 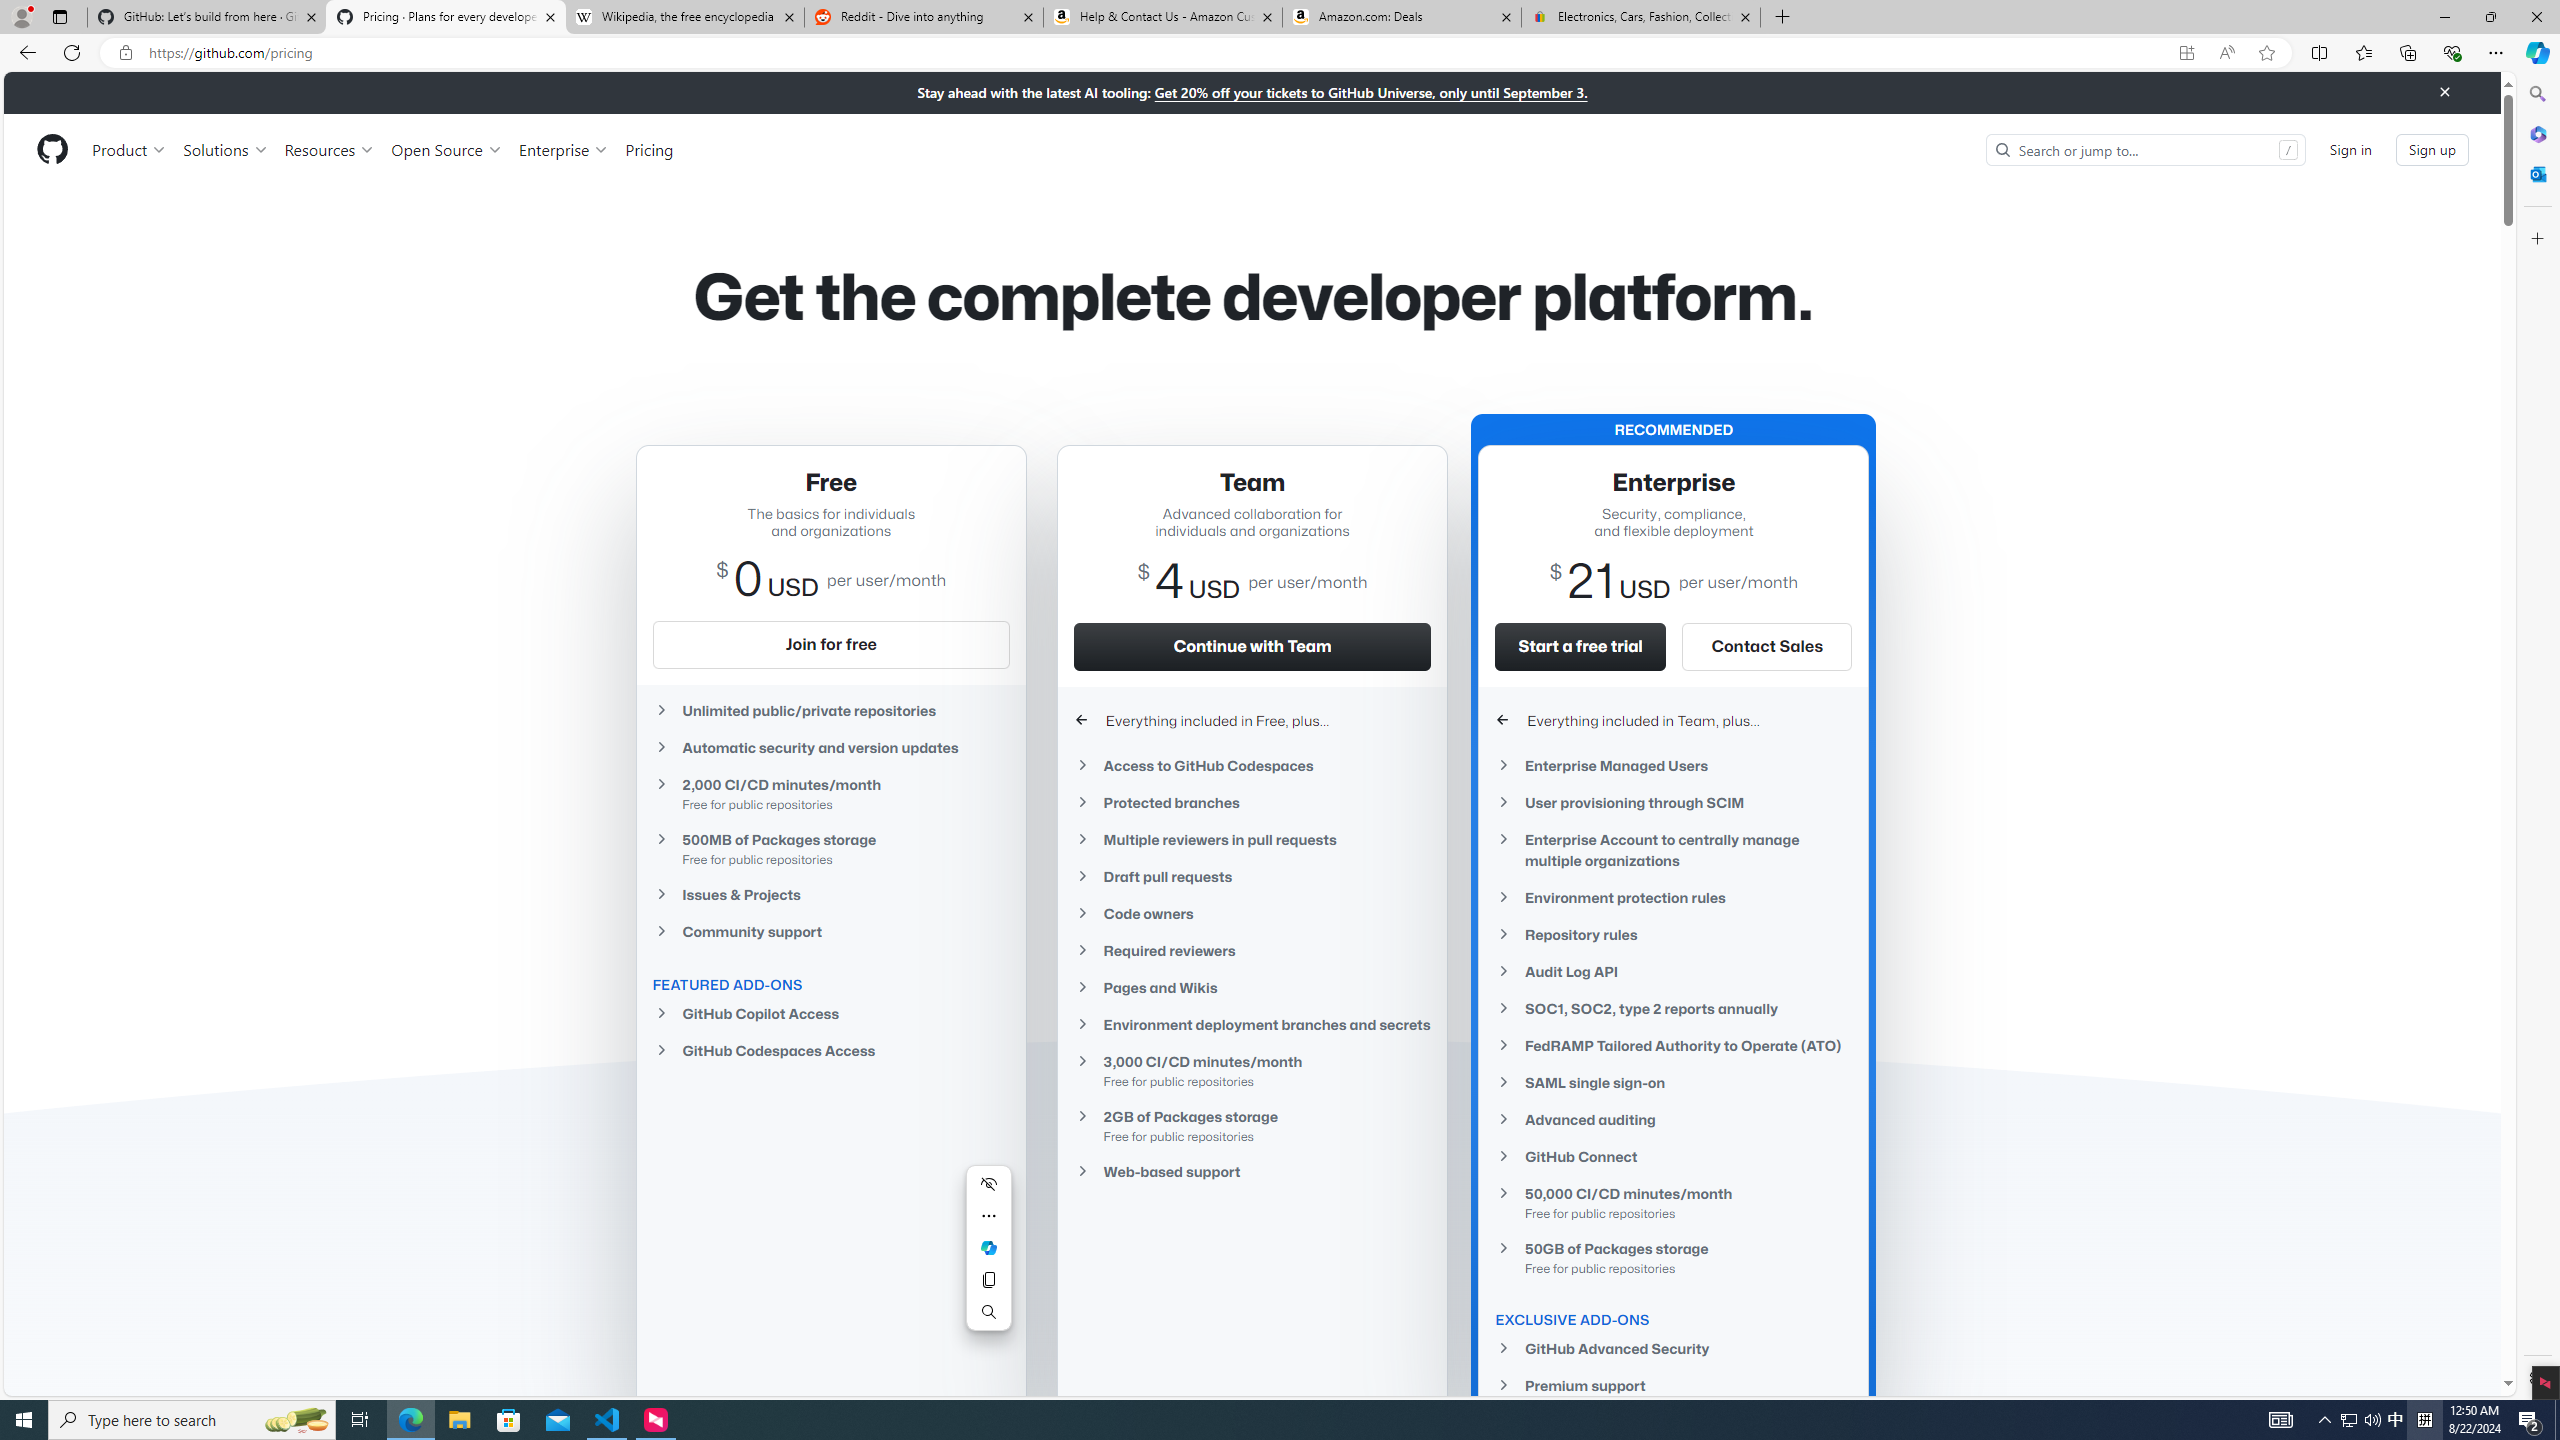 I want to click on 'Mini menu on text selection', so click(x=987, y=1260).